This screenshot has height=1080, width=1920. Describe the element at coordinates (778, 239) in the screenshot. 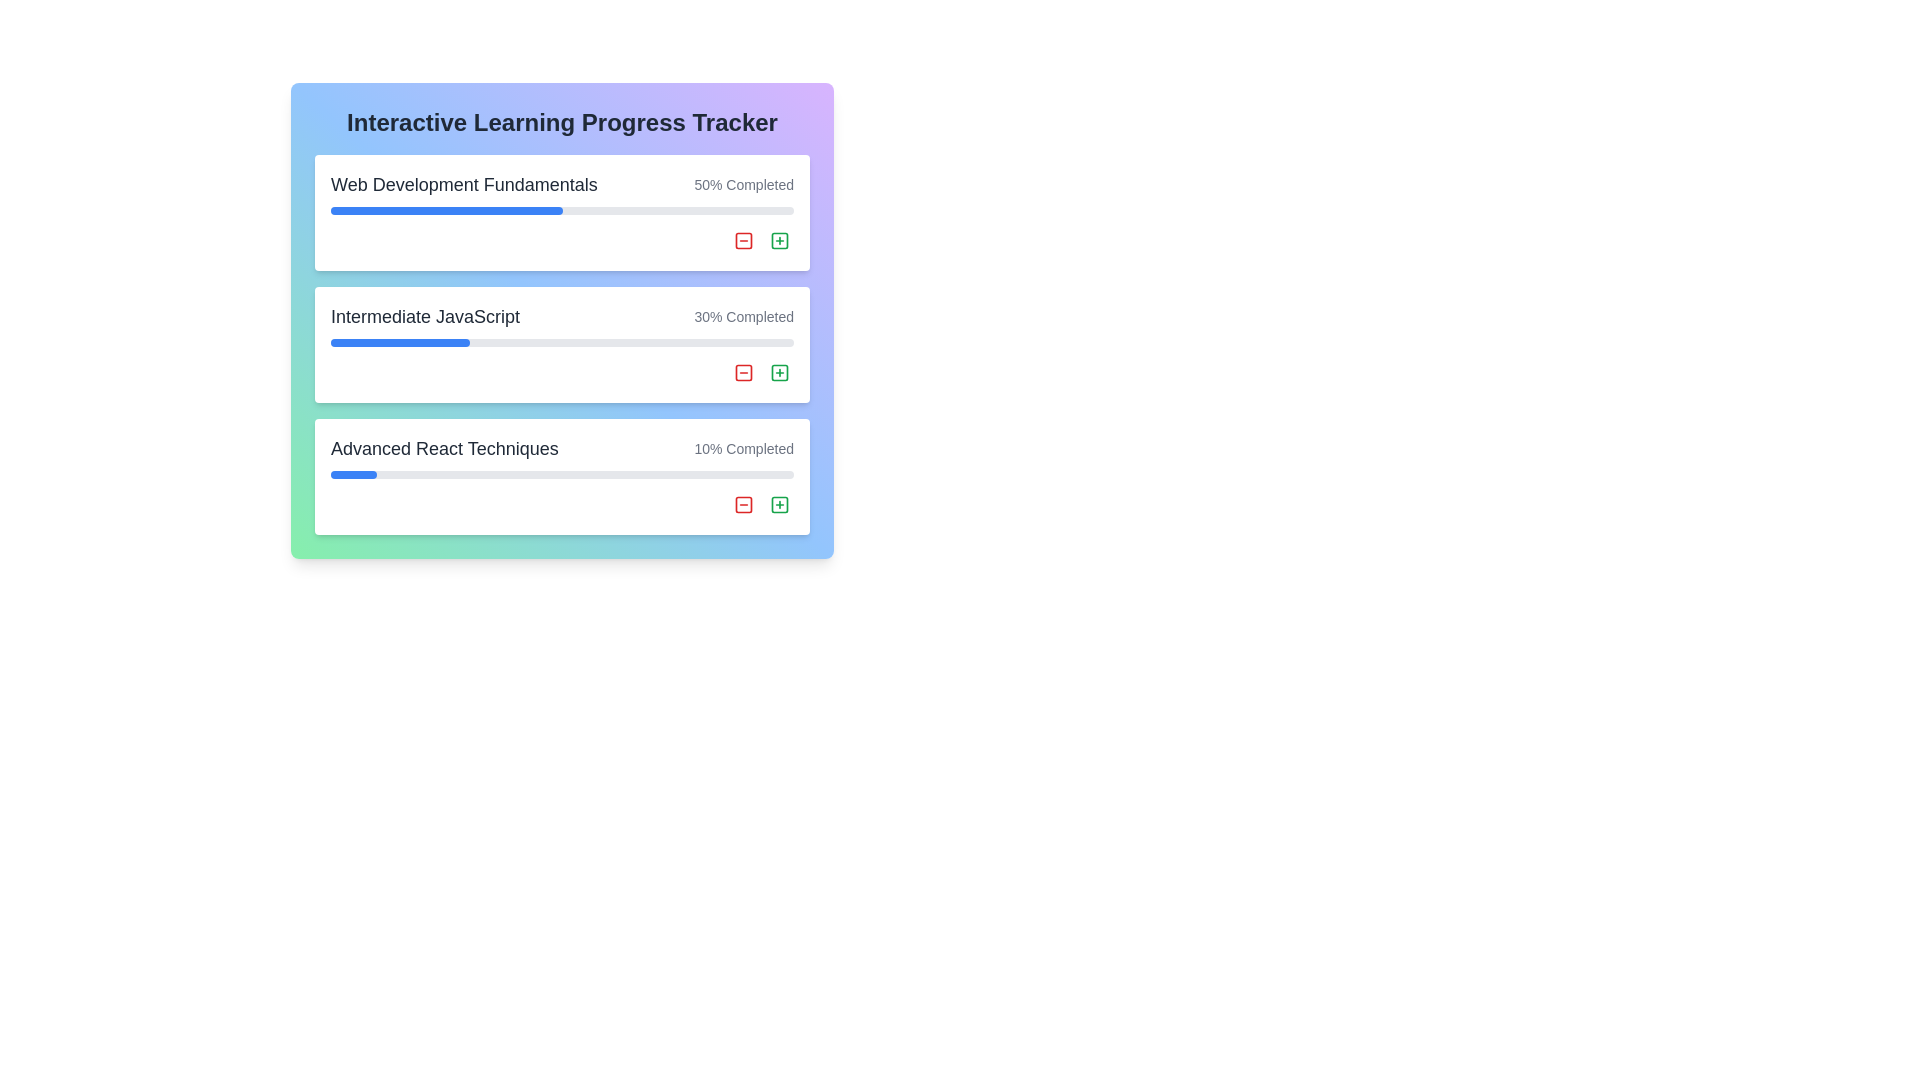

I see `the small square with rounded corners located within the green-bordered button with a plus icon in the 'Intermediate JavaScript' progress tracker row` at that location.